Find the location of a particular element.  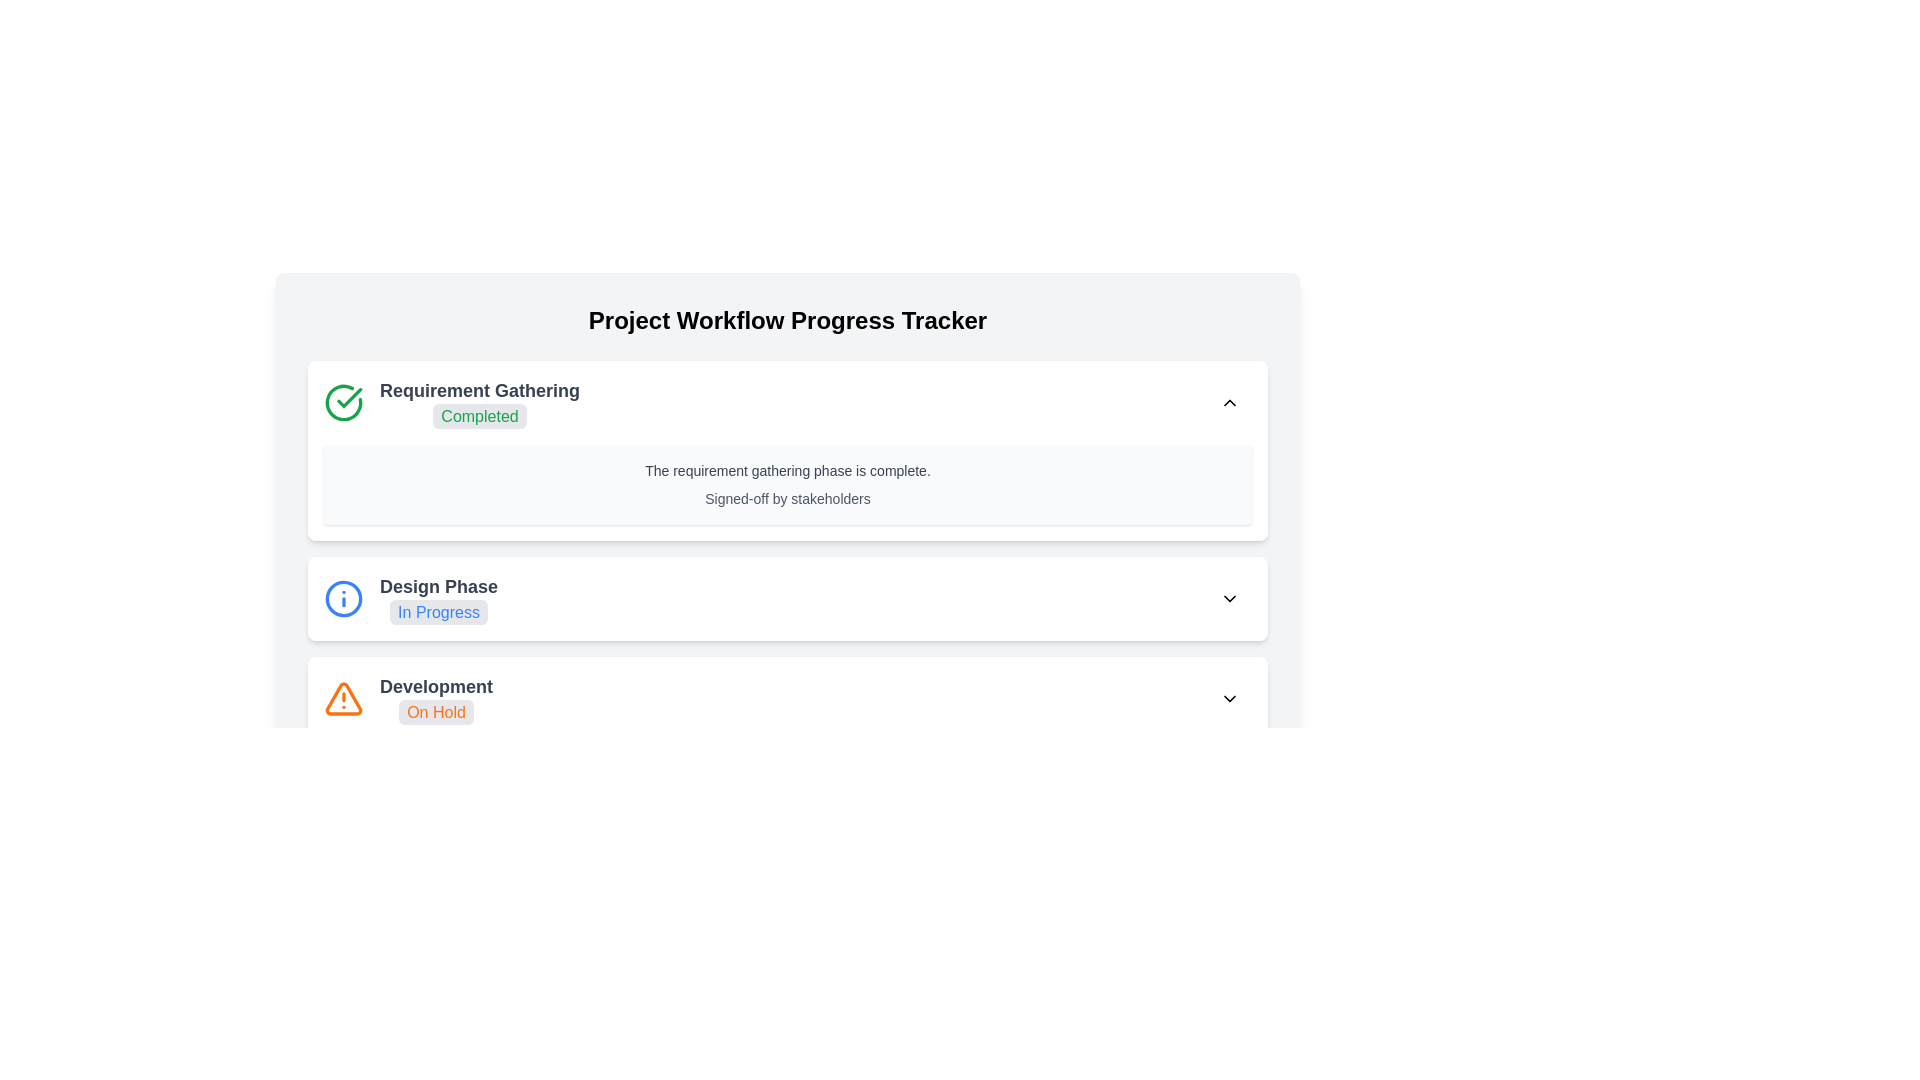

the circular button with a downward-pointing chevron icon located at the far right of the 'Design Phase' section in the Project Workflow Progress Tracker interface is located at coordinates (1228, 597).